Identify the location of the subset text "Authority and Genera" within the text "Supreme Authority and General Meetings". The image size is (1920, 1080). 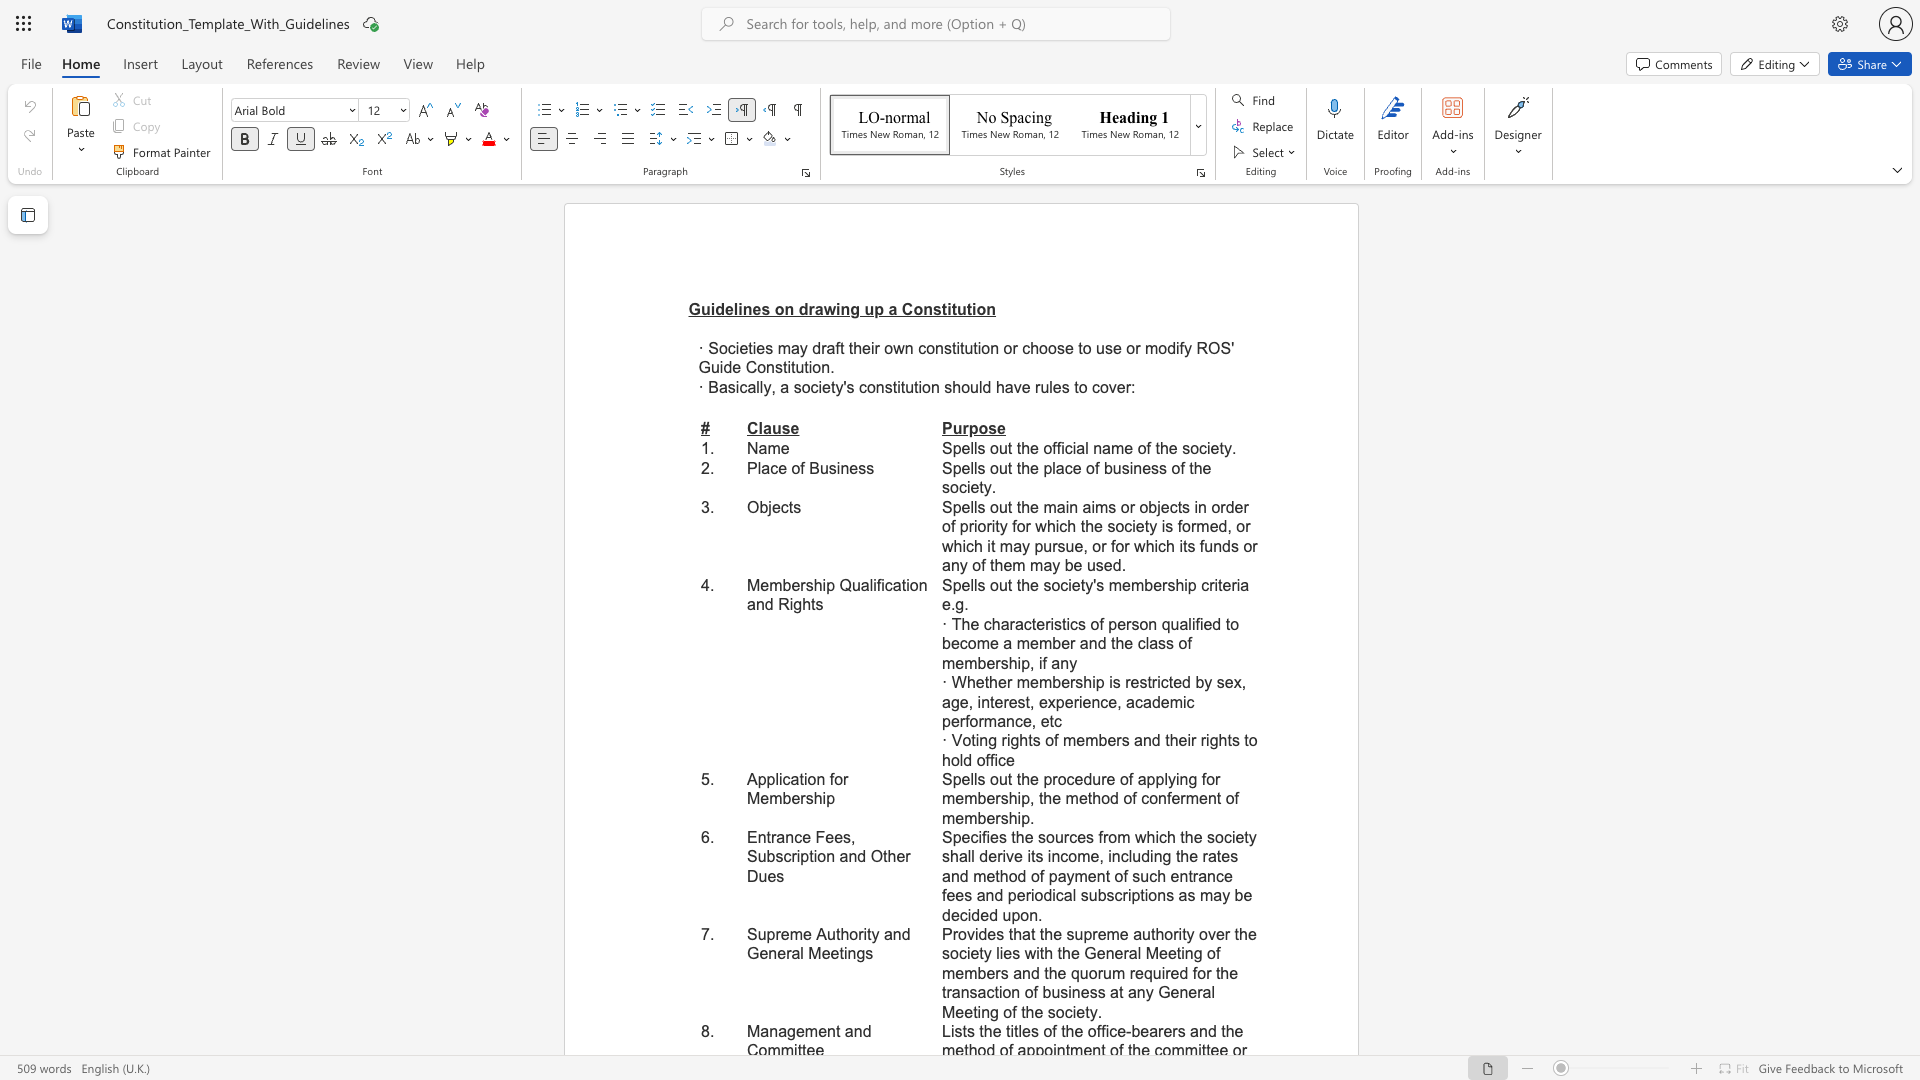
(816, 934).